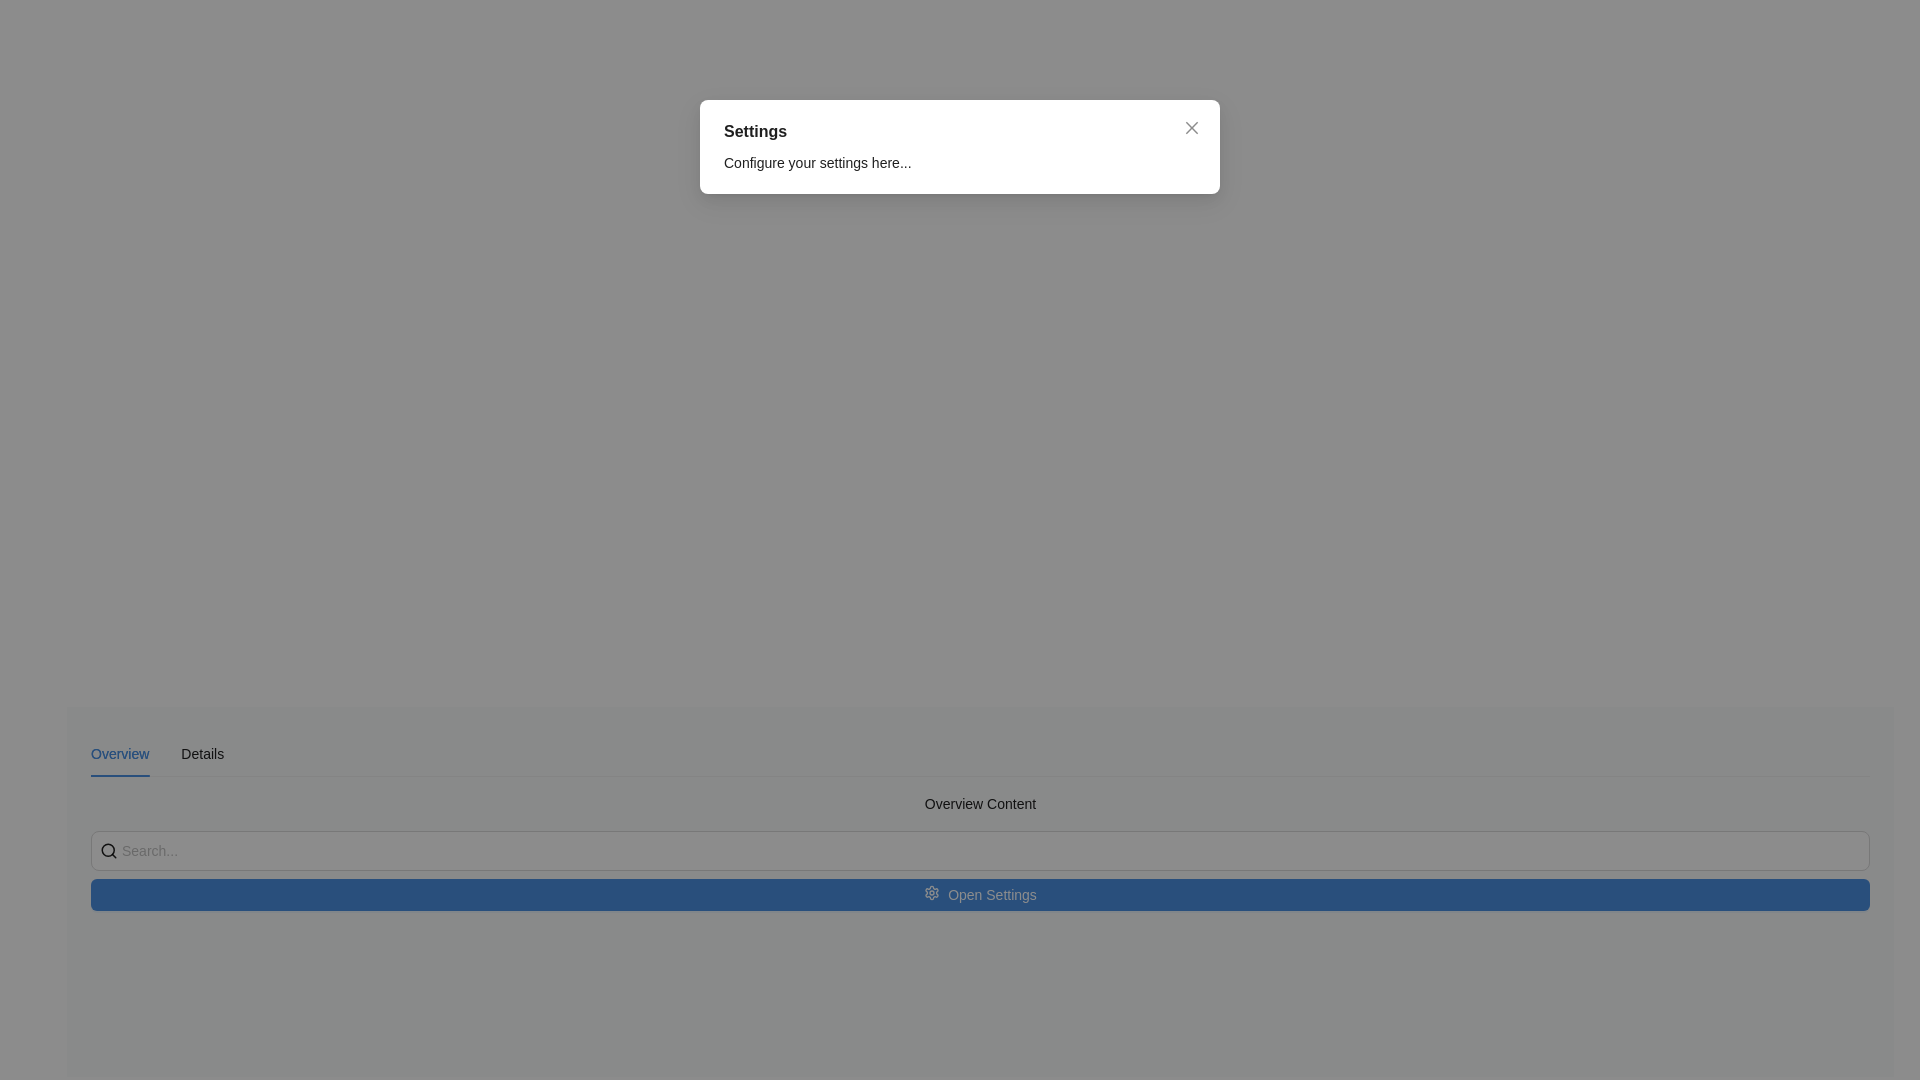  Describe the element at coordinates (156, 753) in the screenshot. I see `the 'Overview' tab of the Tabbed Navigation Bar` at that location.